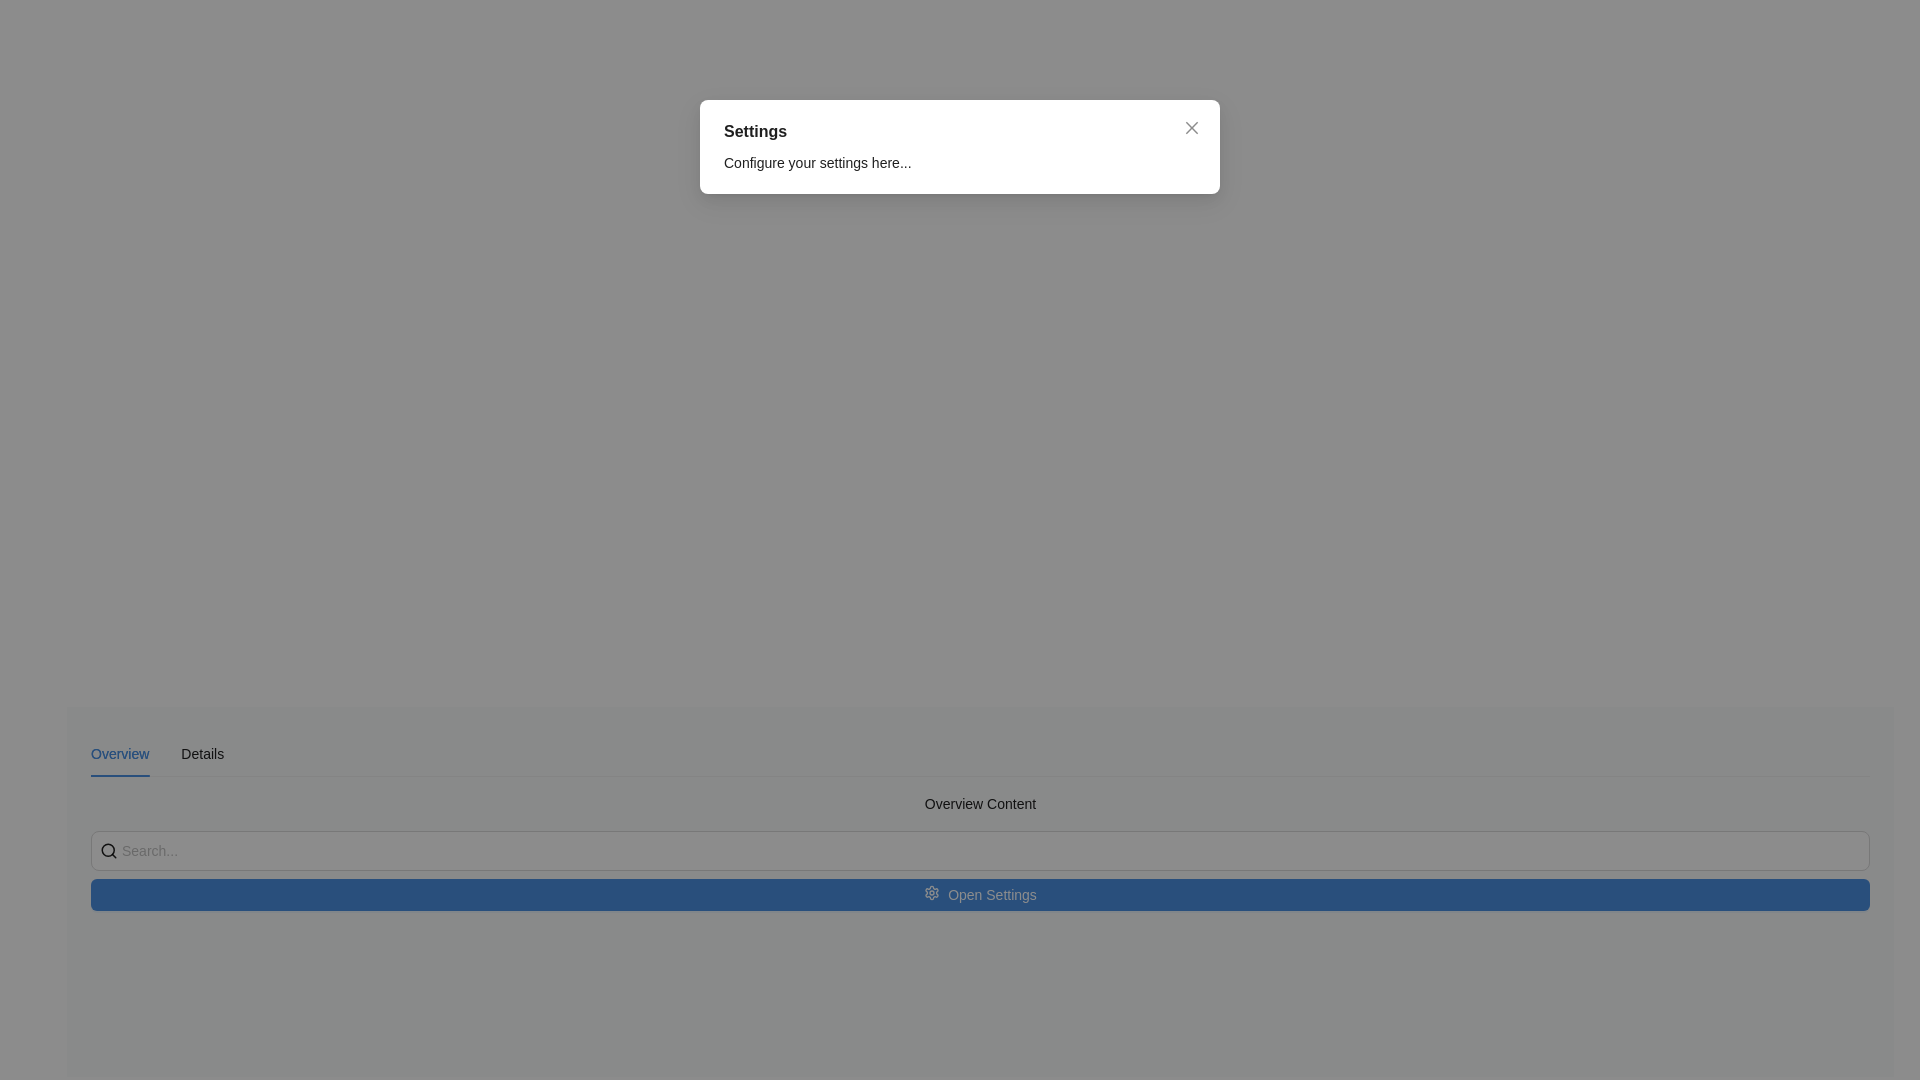  Describe the element at coordinates (156, 753) in the screenshot. I see `the 'Overview' tab of the Tabbed Navigation Bar` at that location.